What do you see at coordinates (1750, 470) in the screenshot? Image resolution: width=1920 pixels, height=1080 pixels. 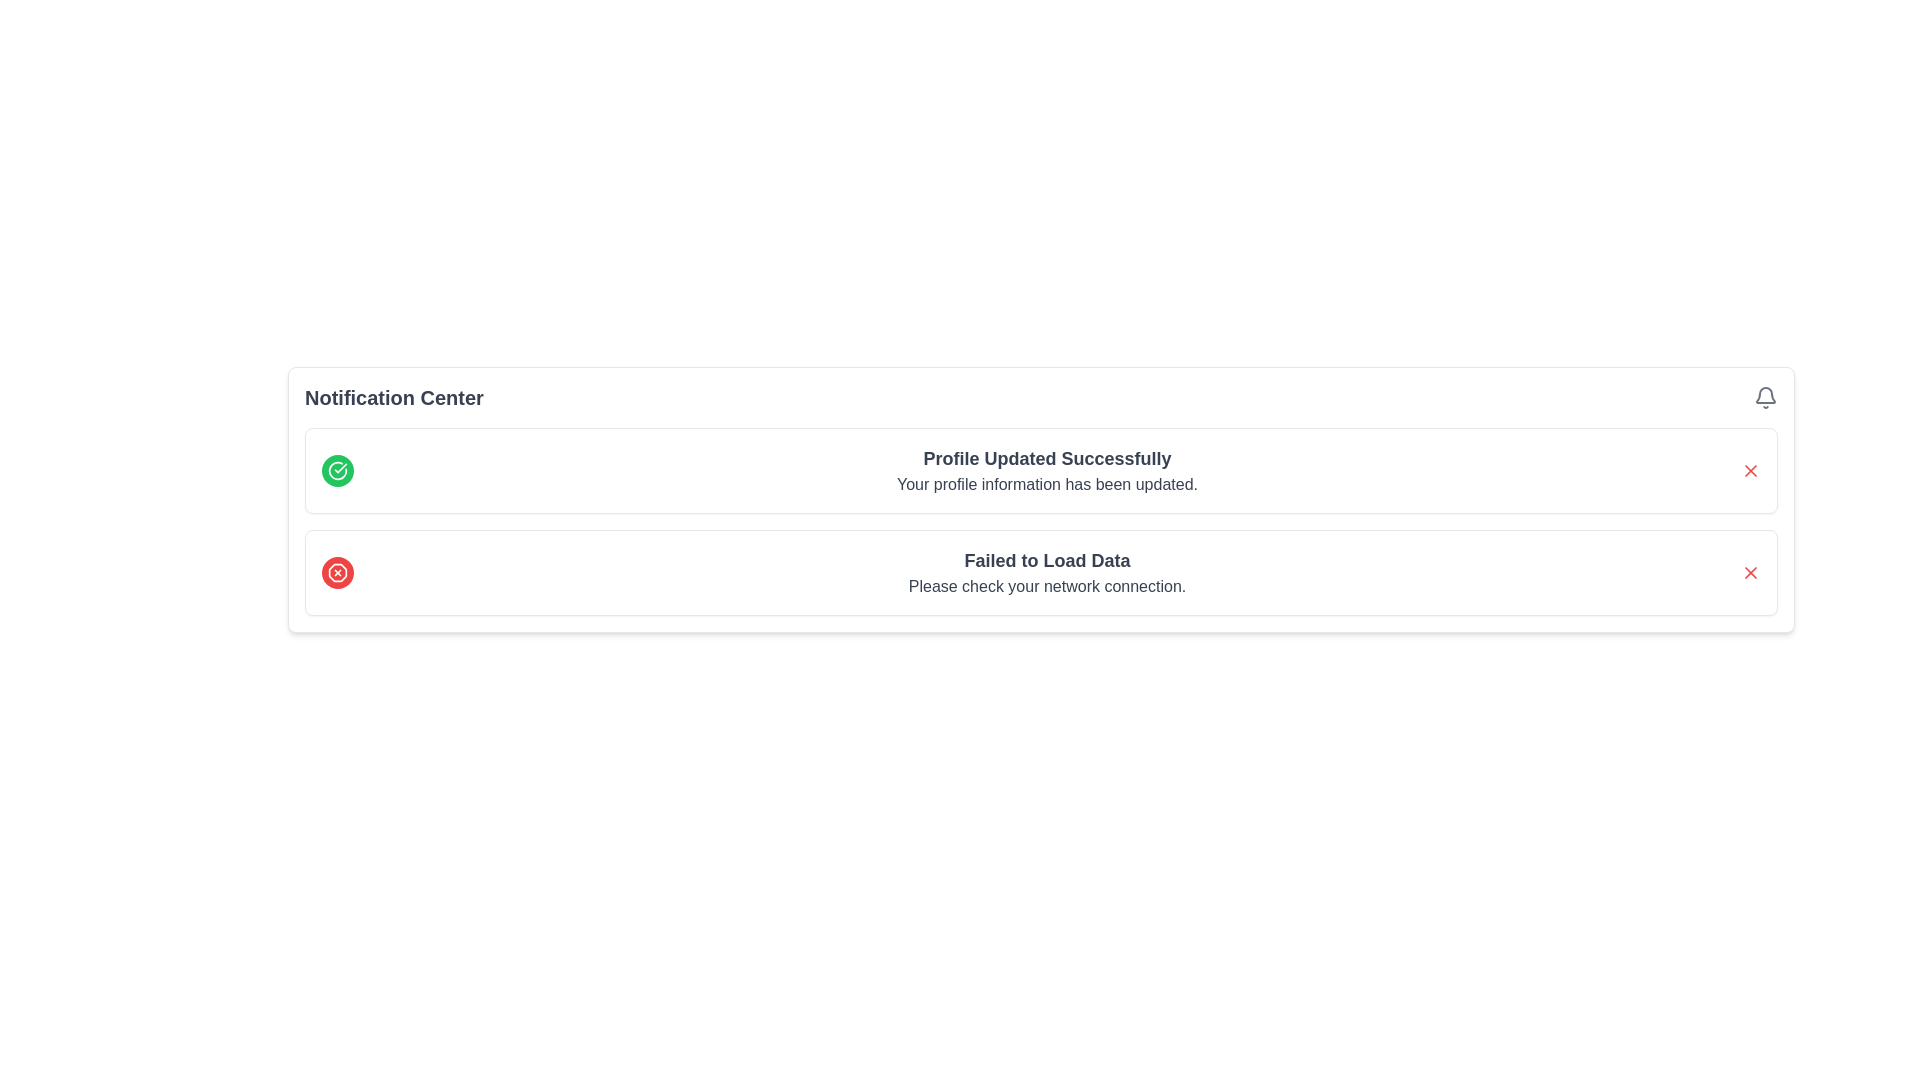 I see `the red 'X' icon button in the top-right corner of the notification message indicating 'Profile Updated Successfully'` at bounding box center [1750, 470].